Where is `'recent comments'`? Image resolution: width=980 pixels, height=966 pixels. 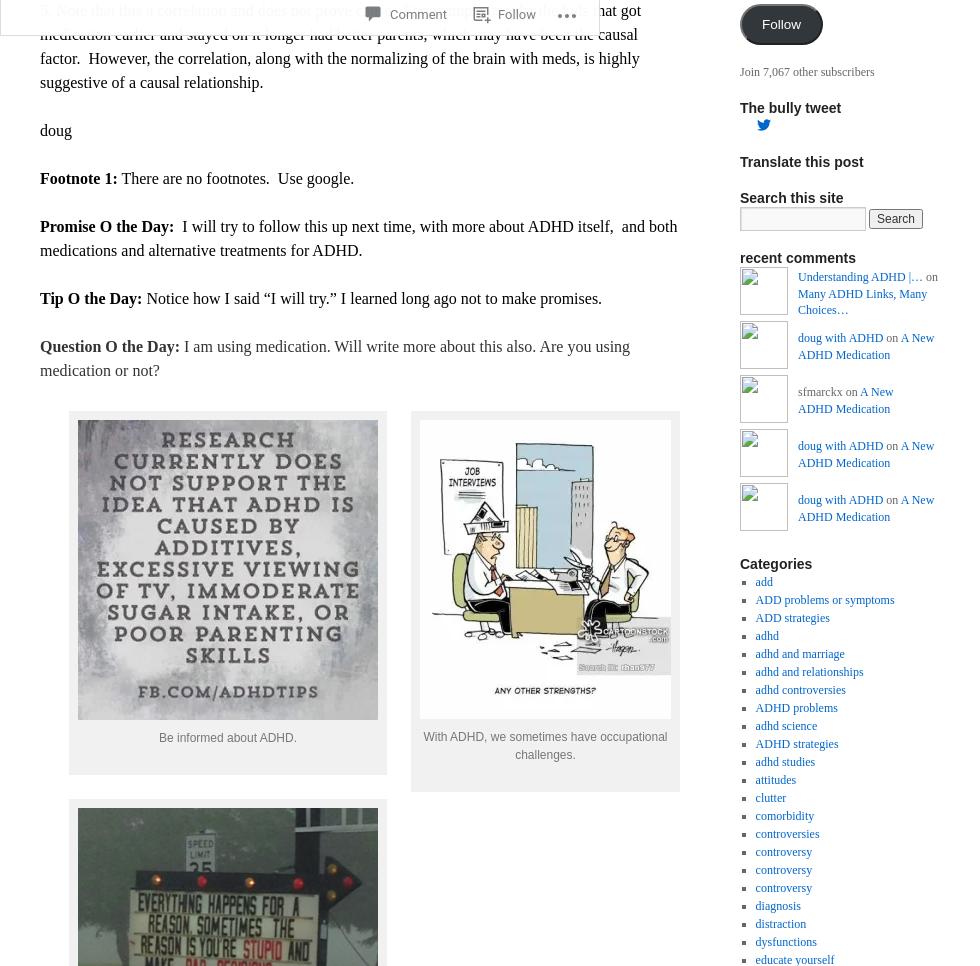
'recent comments' is located at coordinates (739, 258).